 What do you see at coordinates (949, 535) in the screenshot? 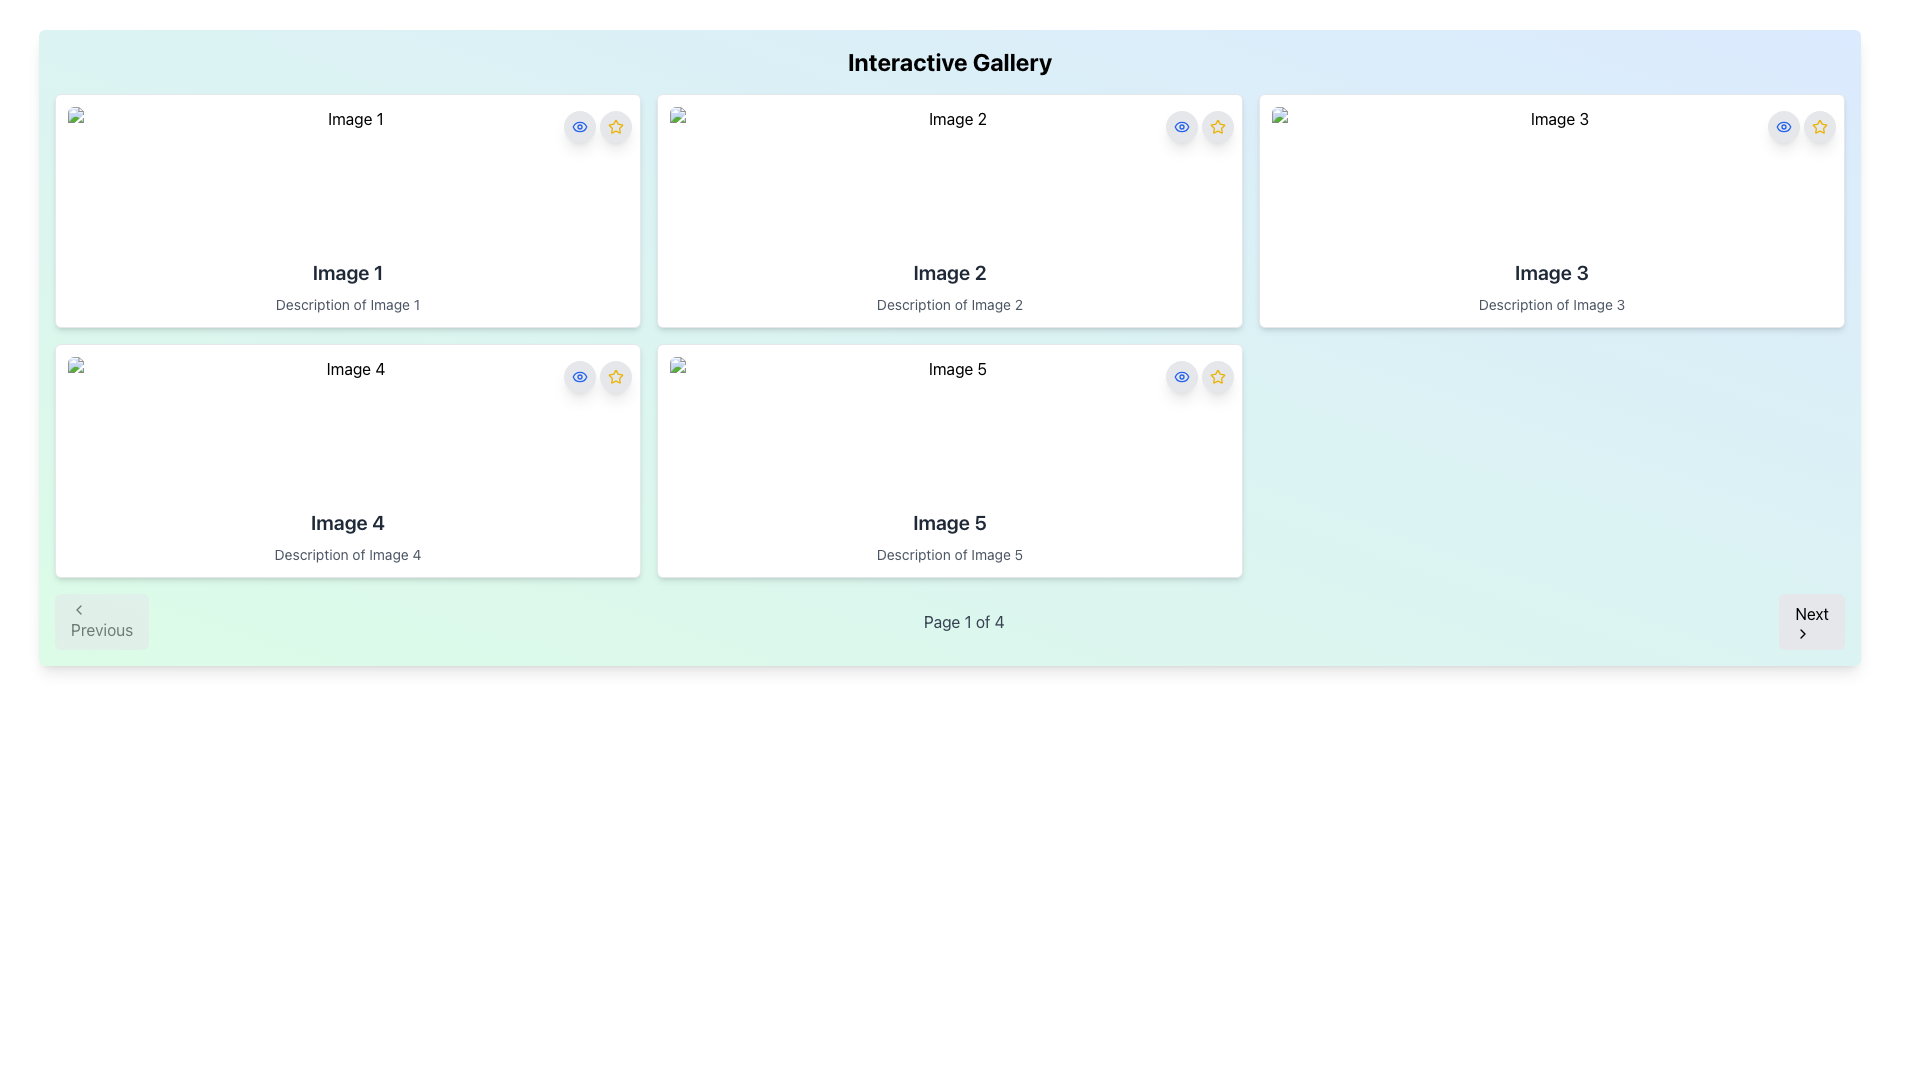
I see `the text content area displaying the title and description for 'Image 5', located at the bottom section of the fifth gallery card in the image gallery layout` at bounding box center [949, 535].